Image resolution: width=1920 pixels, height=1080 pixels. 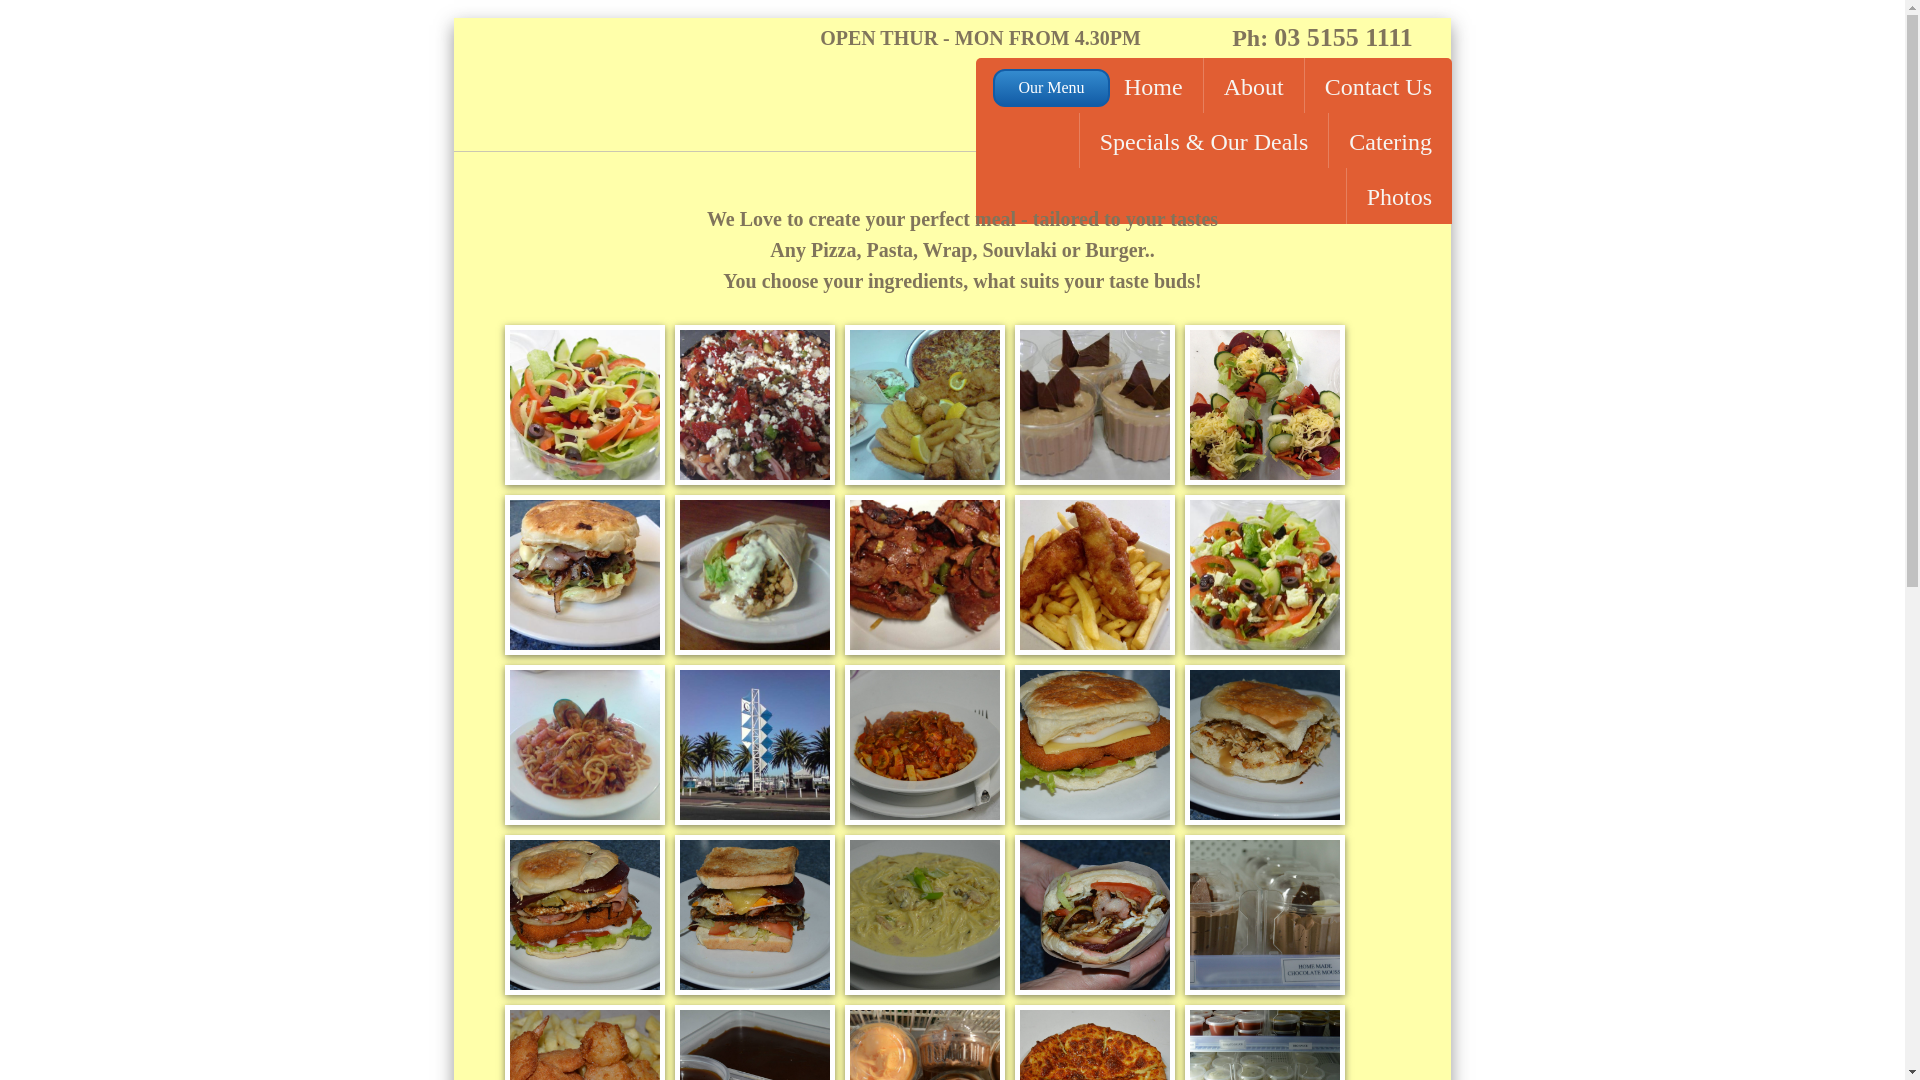 What do you see at coordinates (1103, 84) in the screenshot?
I see `'Home'` at bounding box center [1103, 84].